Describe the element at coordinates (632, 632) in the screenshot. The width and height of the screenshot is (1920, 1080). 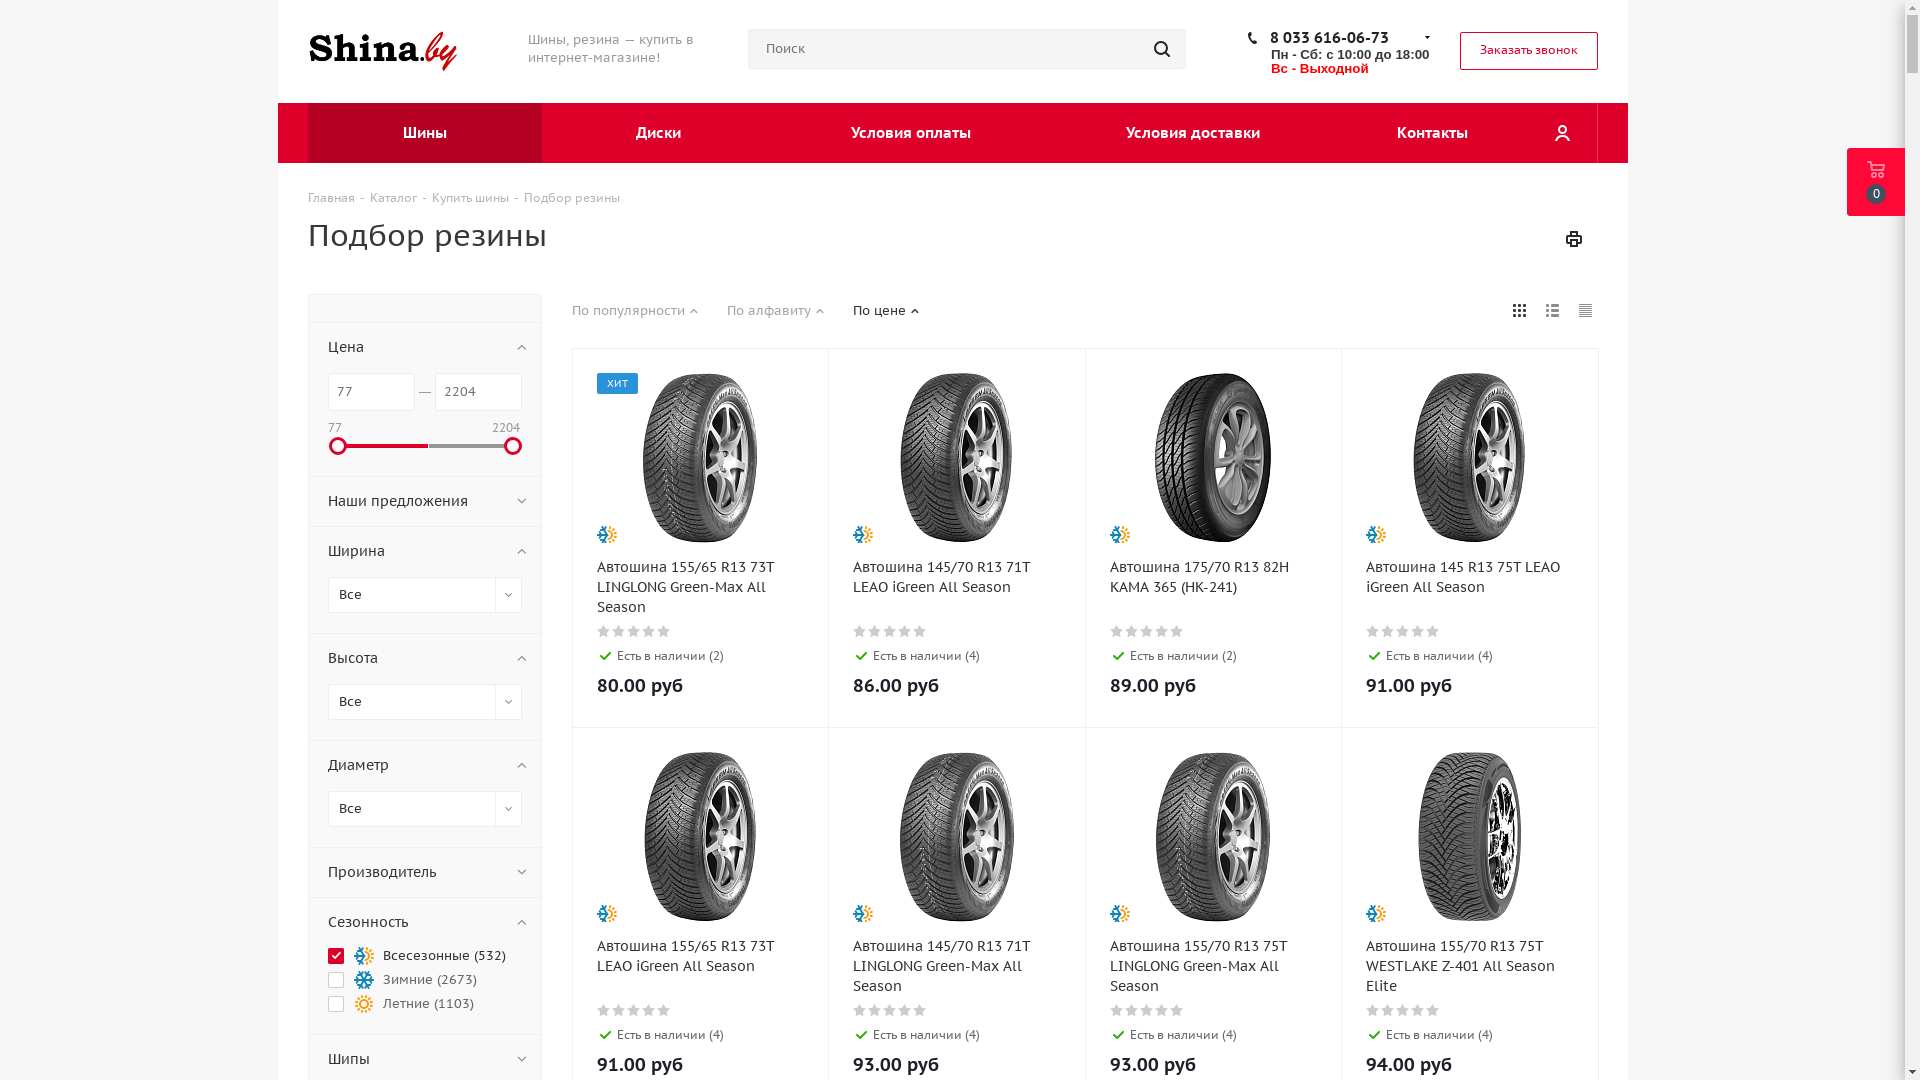
I see `'3'` at that location.